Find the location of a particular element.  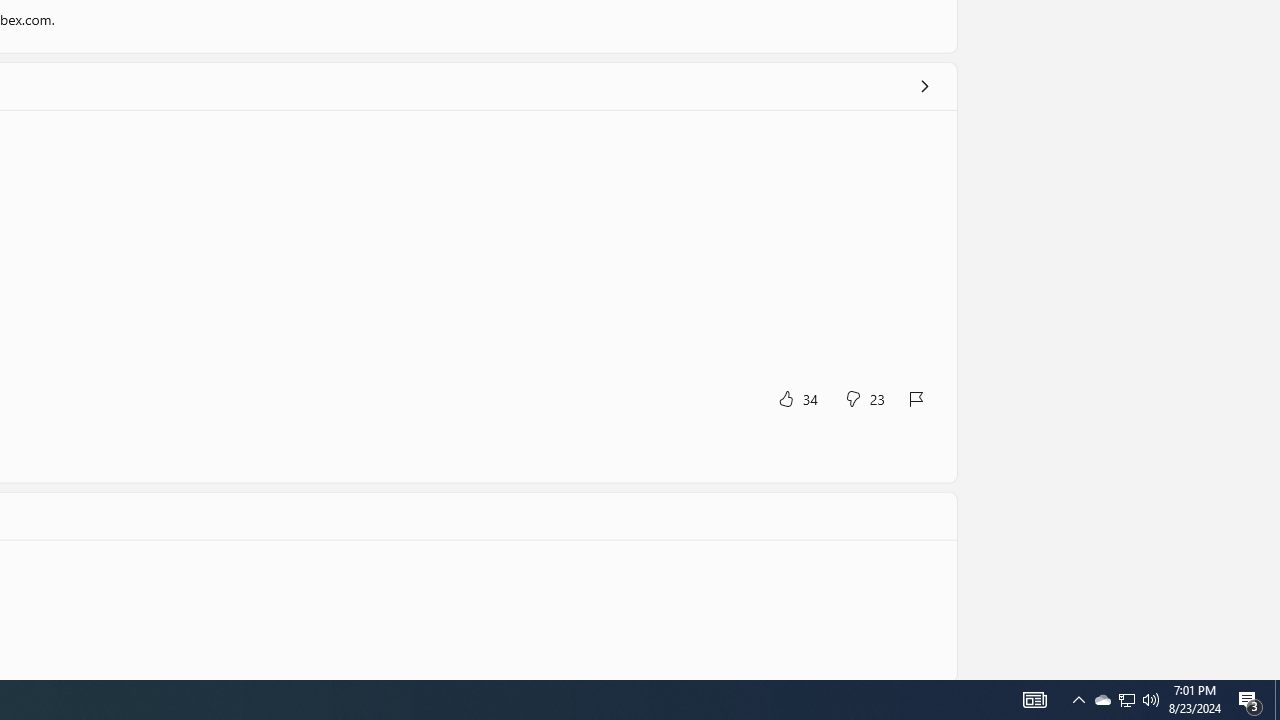

'Yes, this was helpful. 34 votes.' is located at coordinates (796, 398).